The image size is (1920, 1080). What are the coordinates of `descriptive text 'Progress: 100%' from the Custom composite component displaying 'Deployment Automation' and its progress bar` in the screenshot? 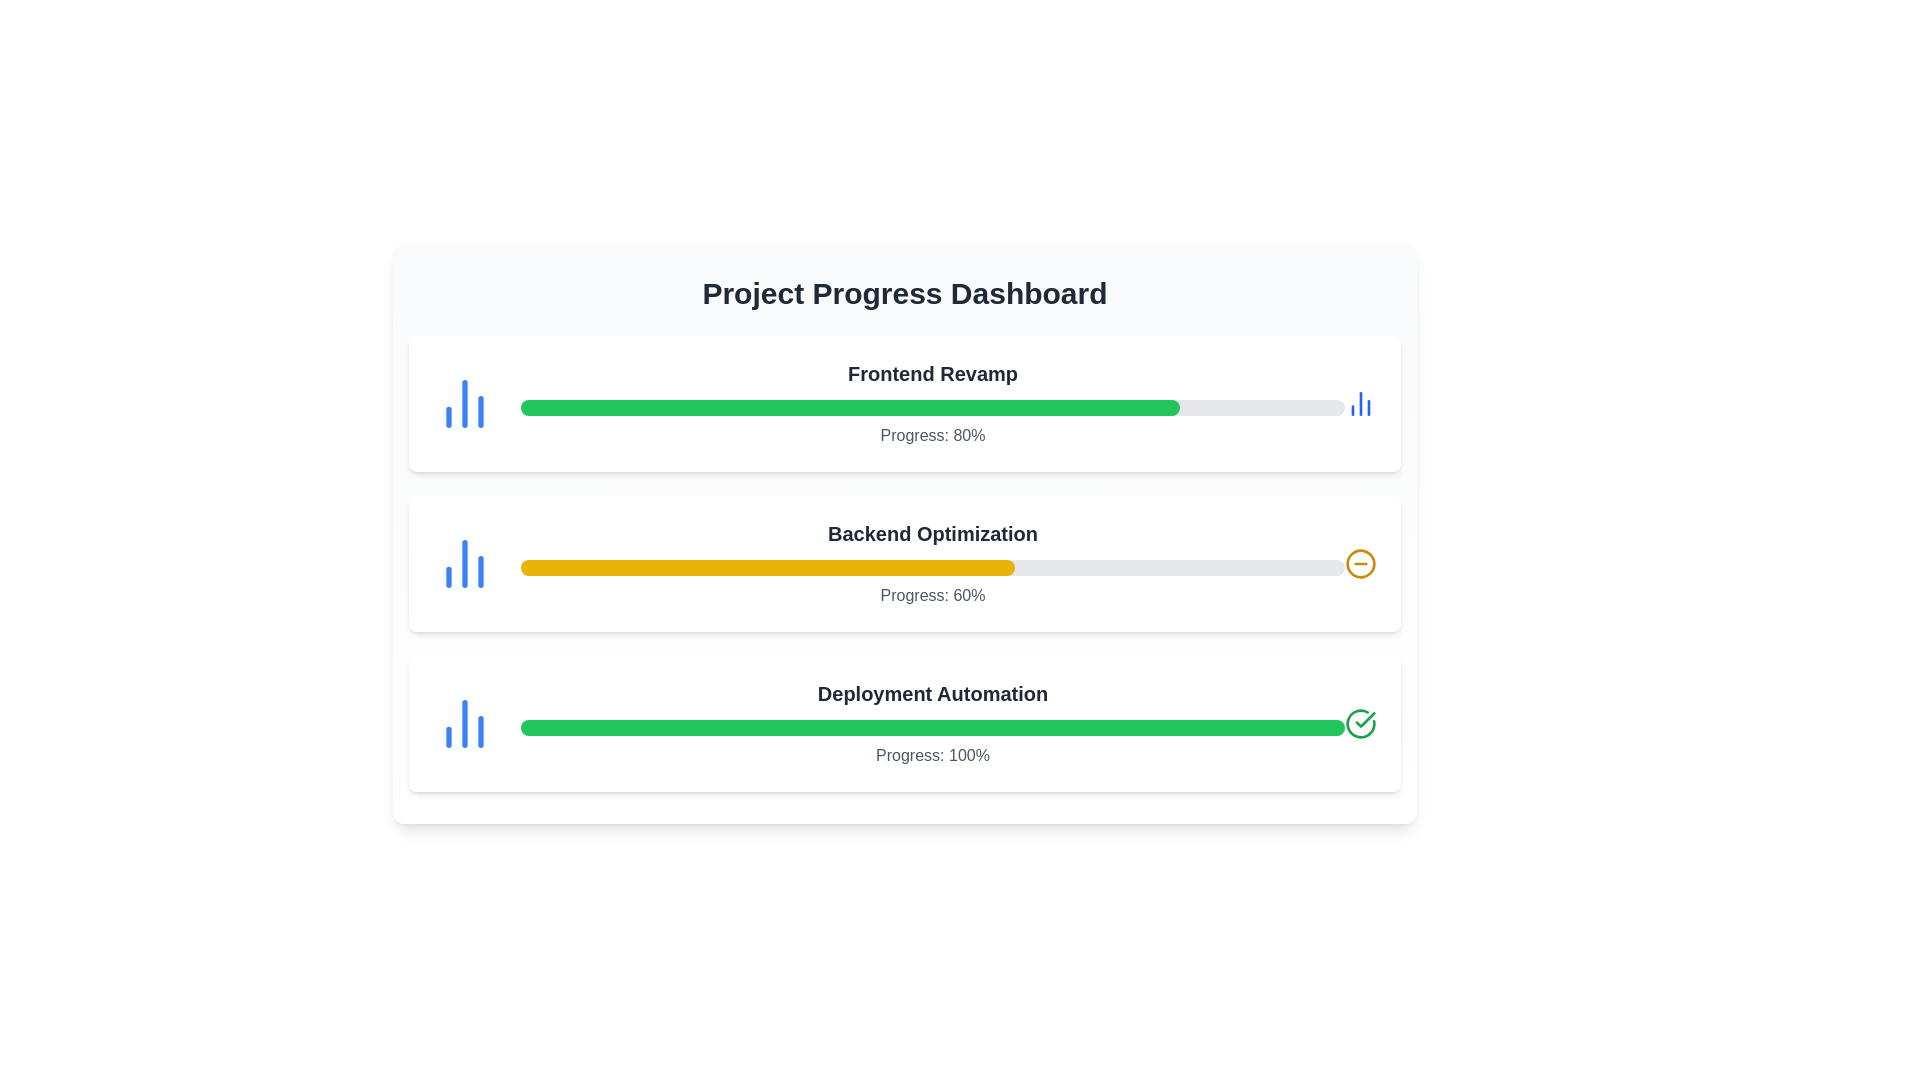 It's located at (931, 724).